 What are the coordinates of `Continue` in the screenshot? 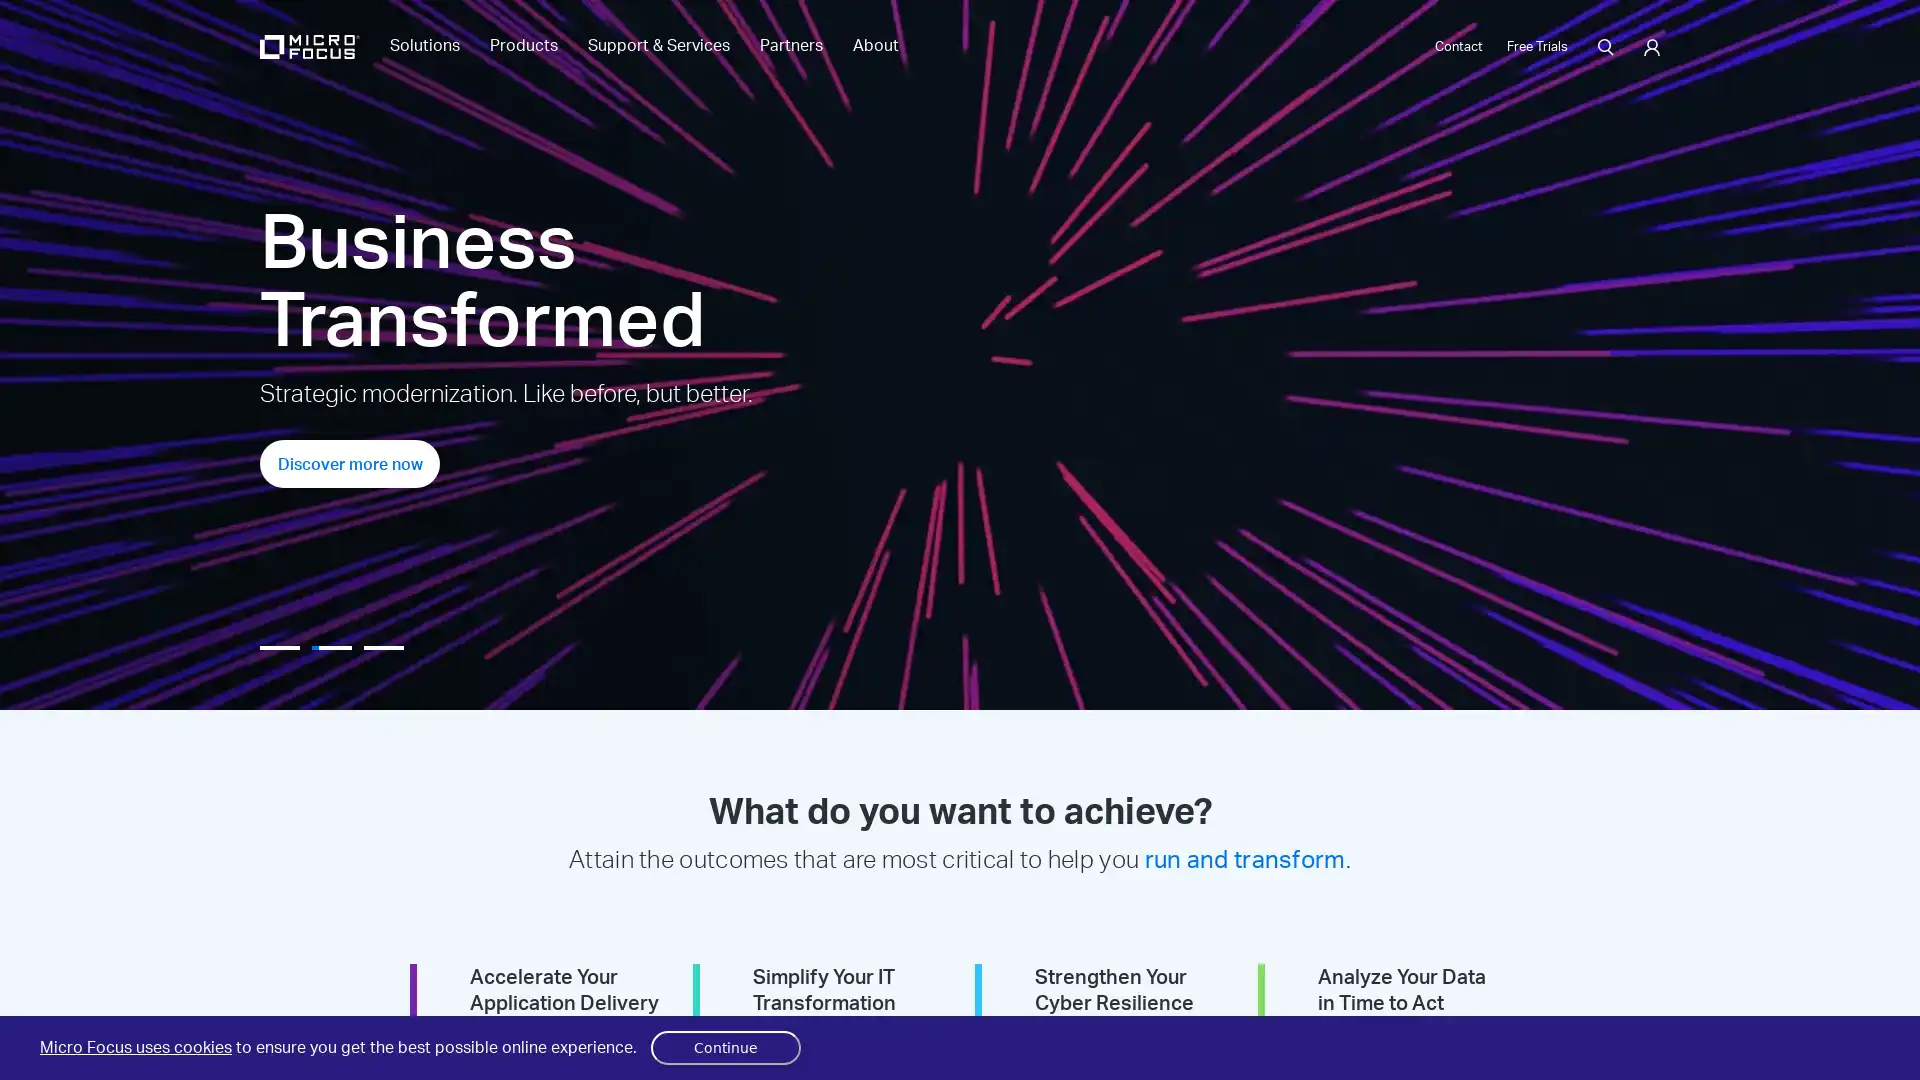 It's located at (724, 1047).